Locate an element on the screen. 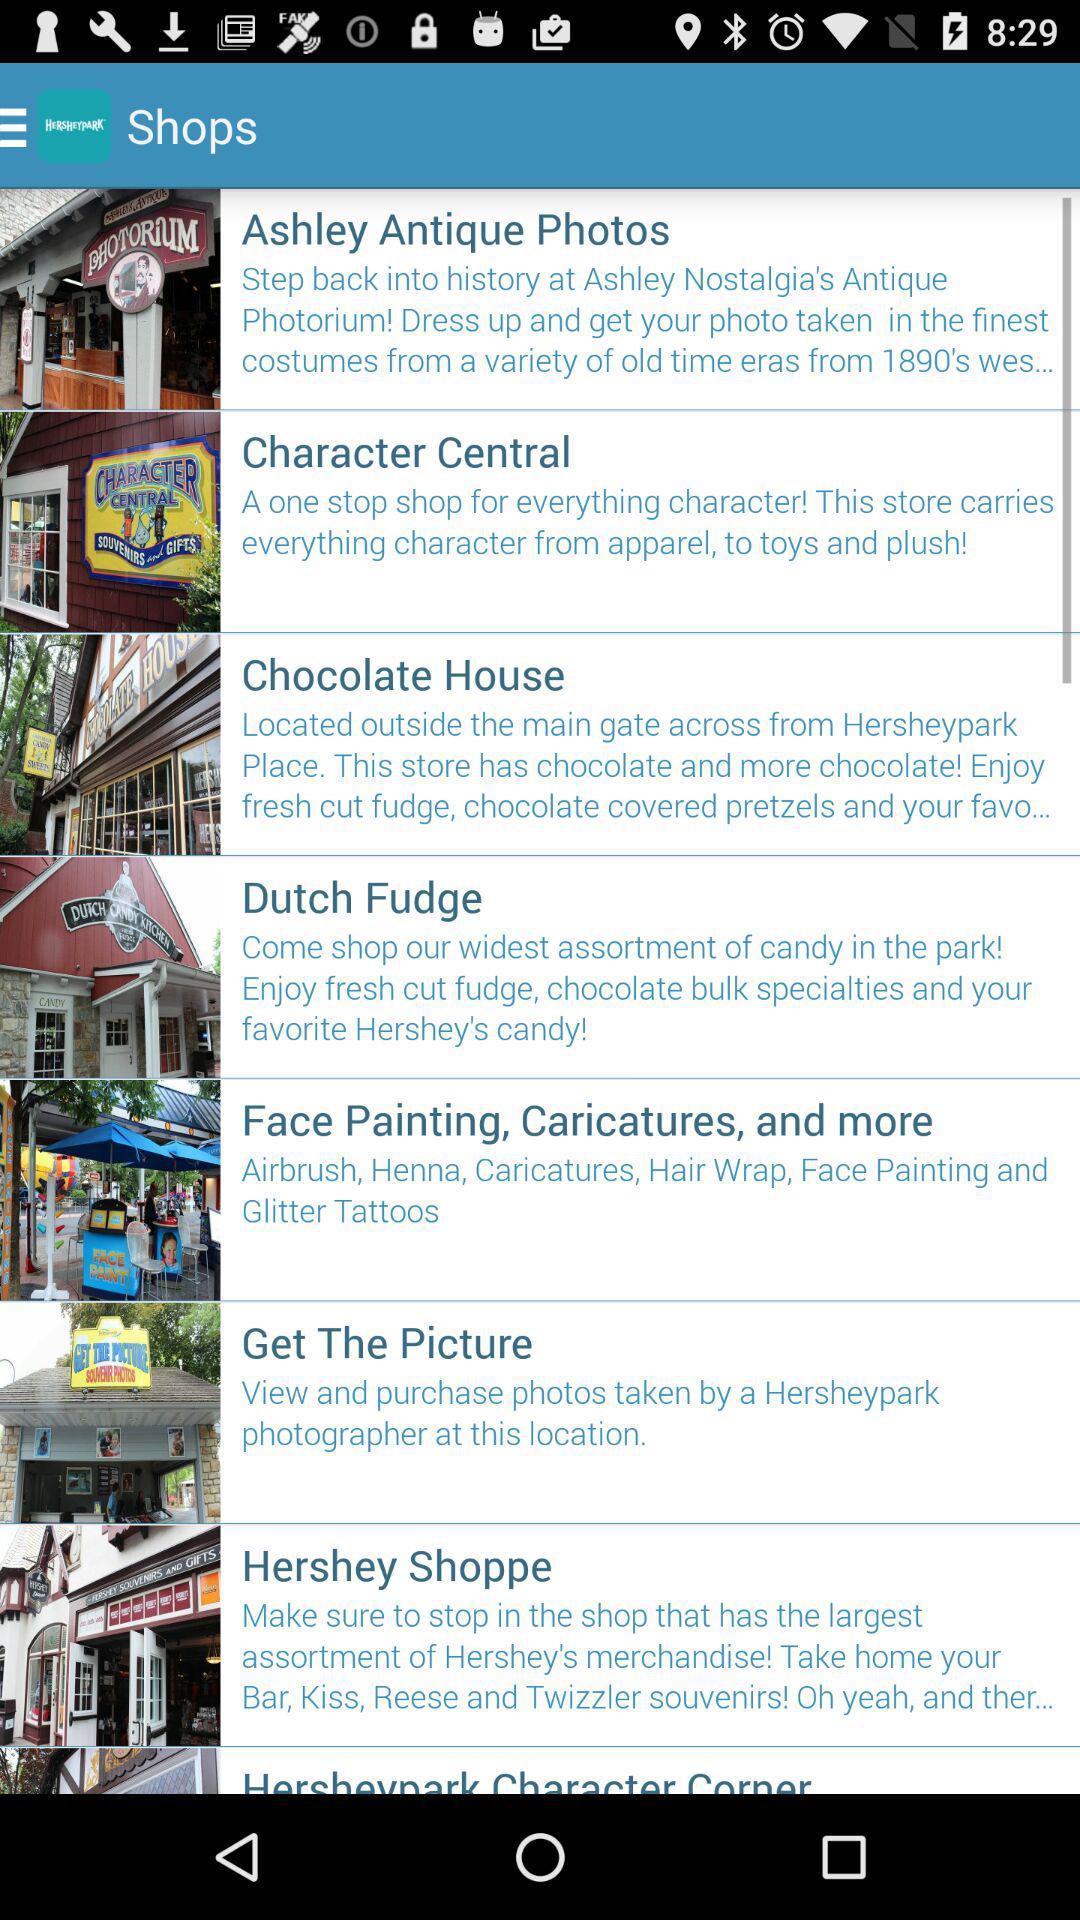  make sure to is located at coordinates (650, 1664).